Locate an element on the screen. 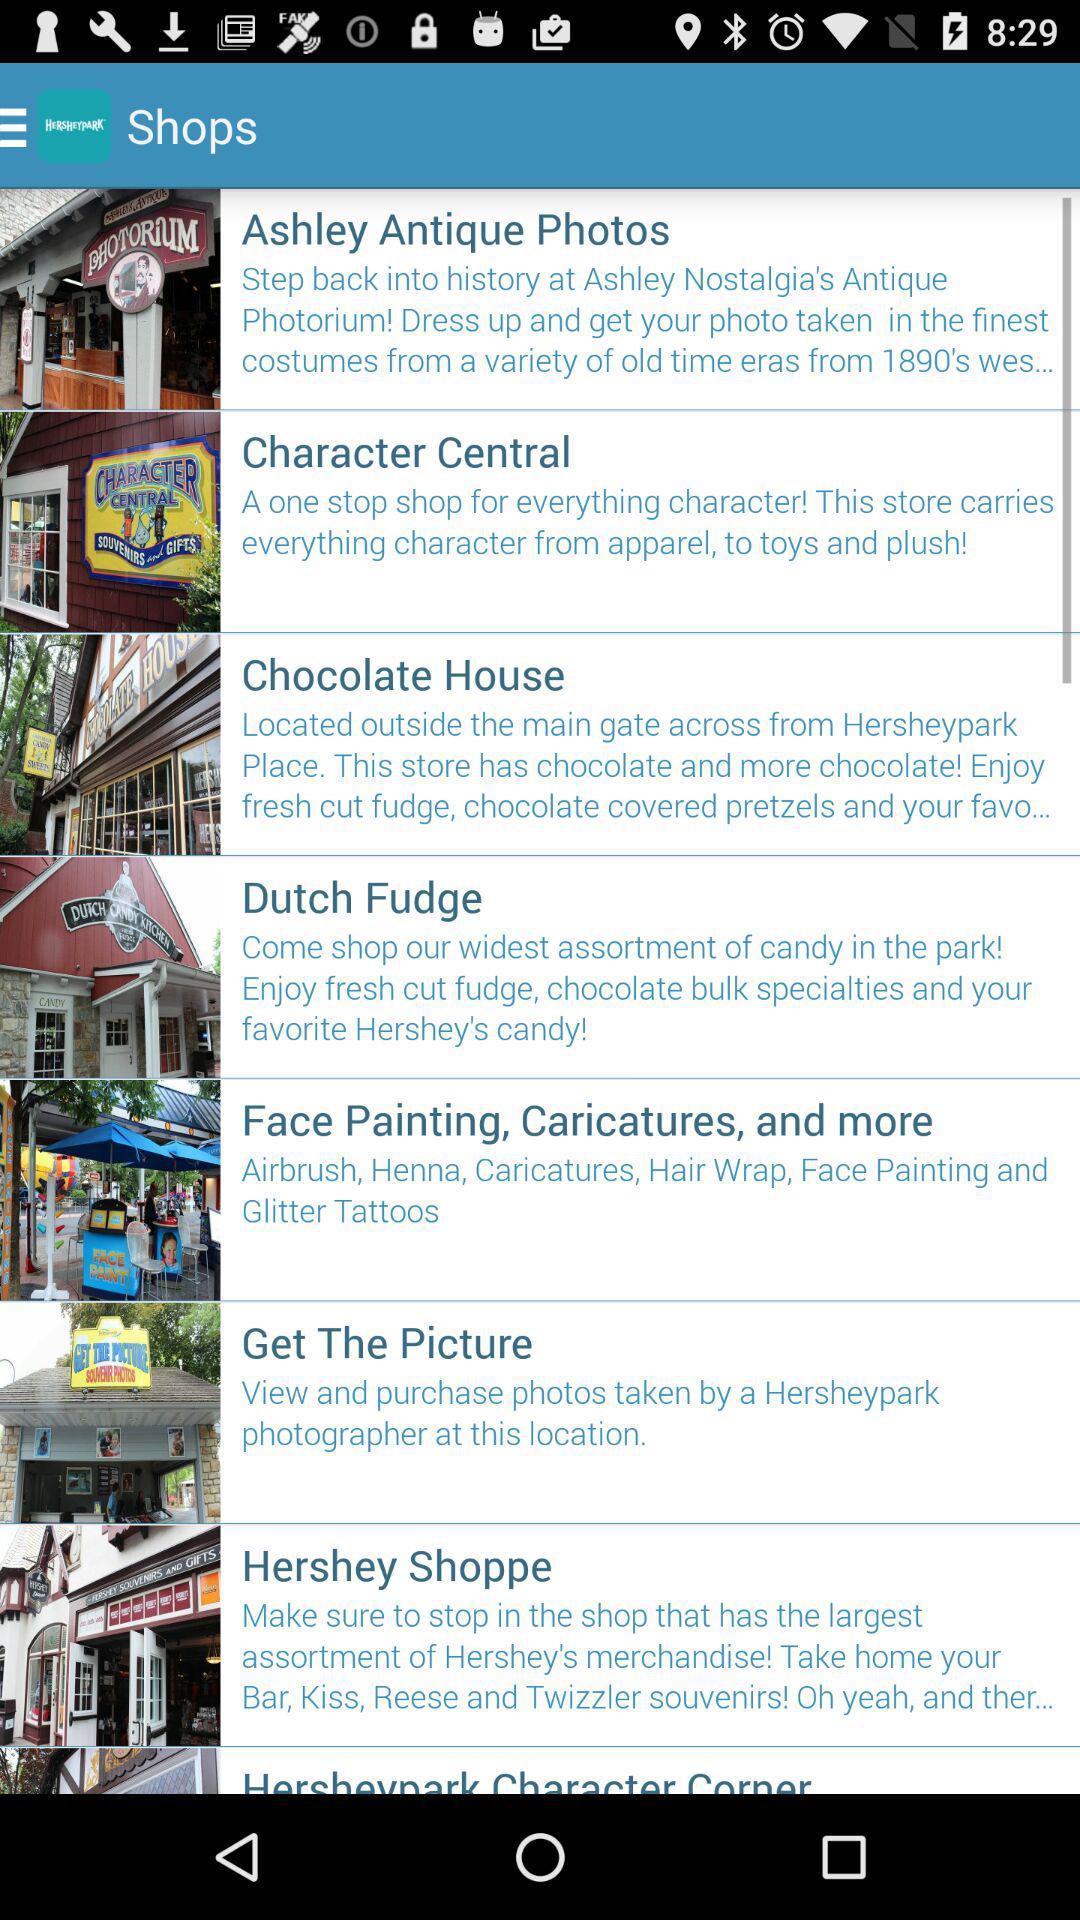  make sure to is located at coordinates (650, 1664).